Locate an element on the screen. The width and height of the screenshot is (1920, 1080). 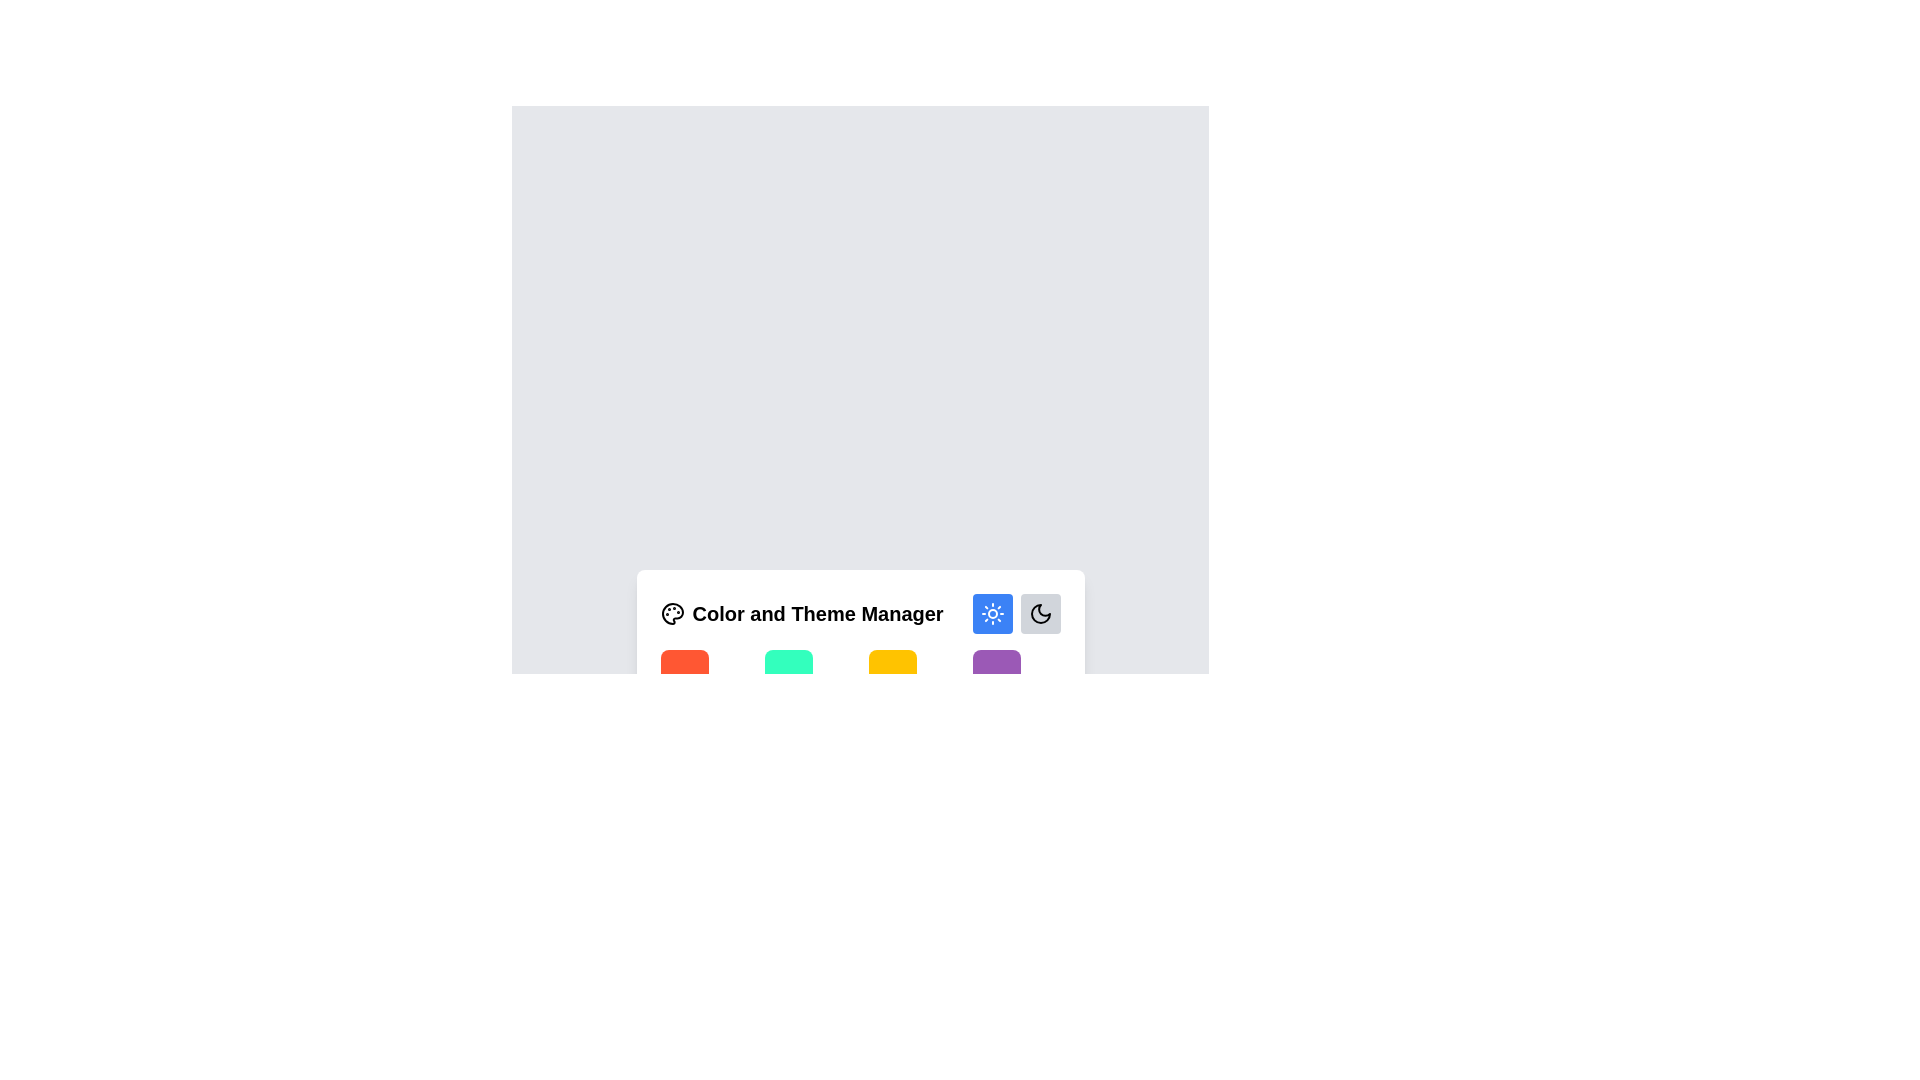
the third button in a horizontal row of four elements, located near the bottom center of the interface is located at coordinates (891, 674).